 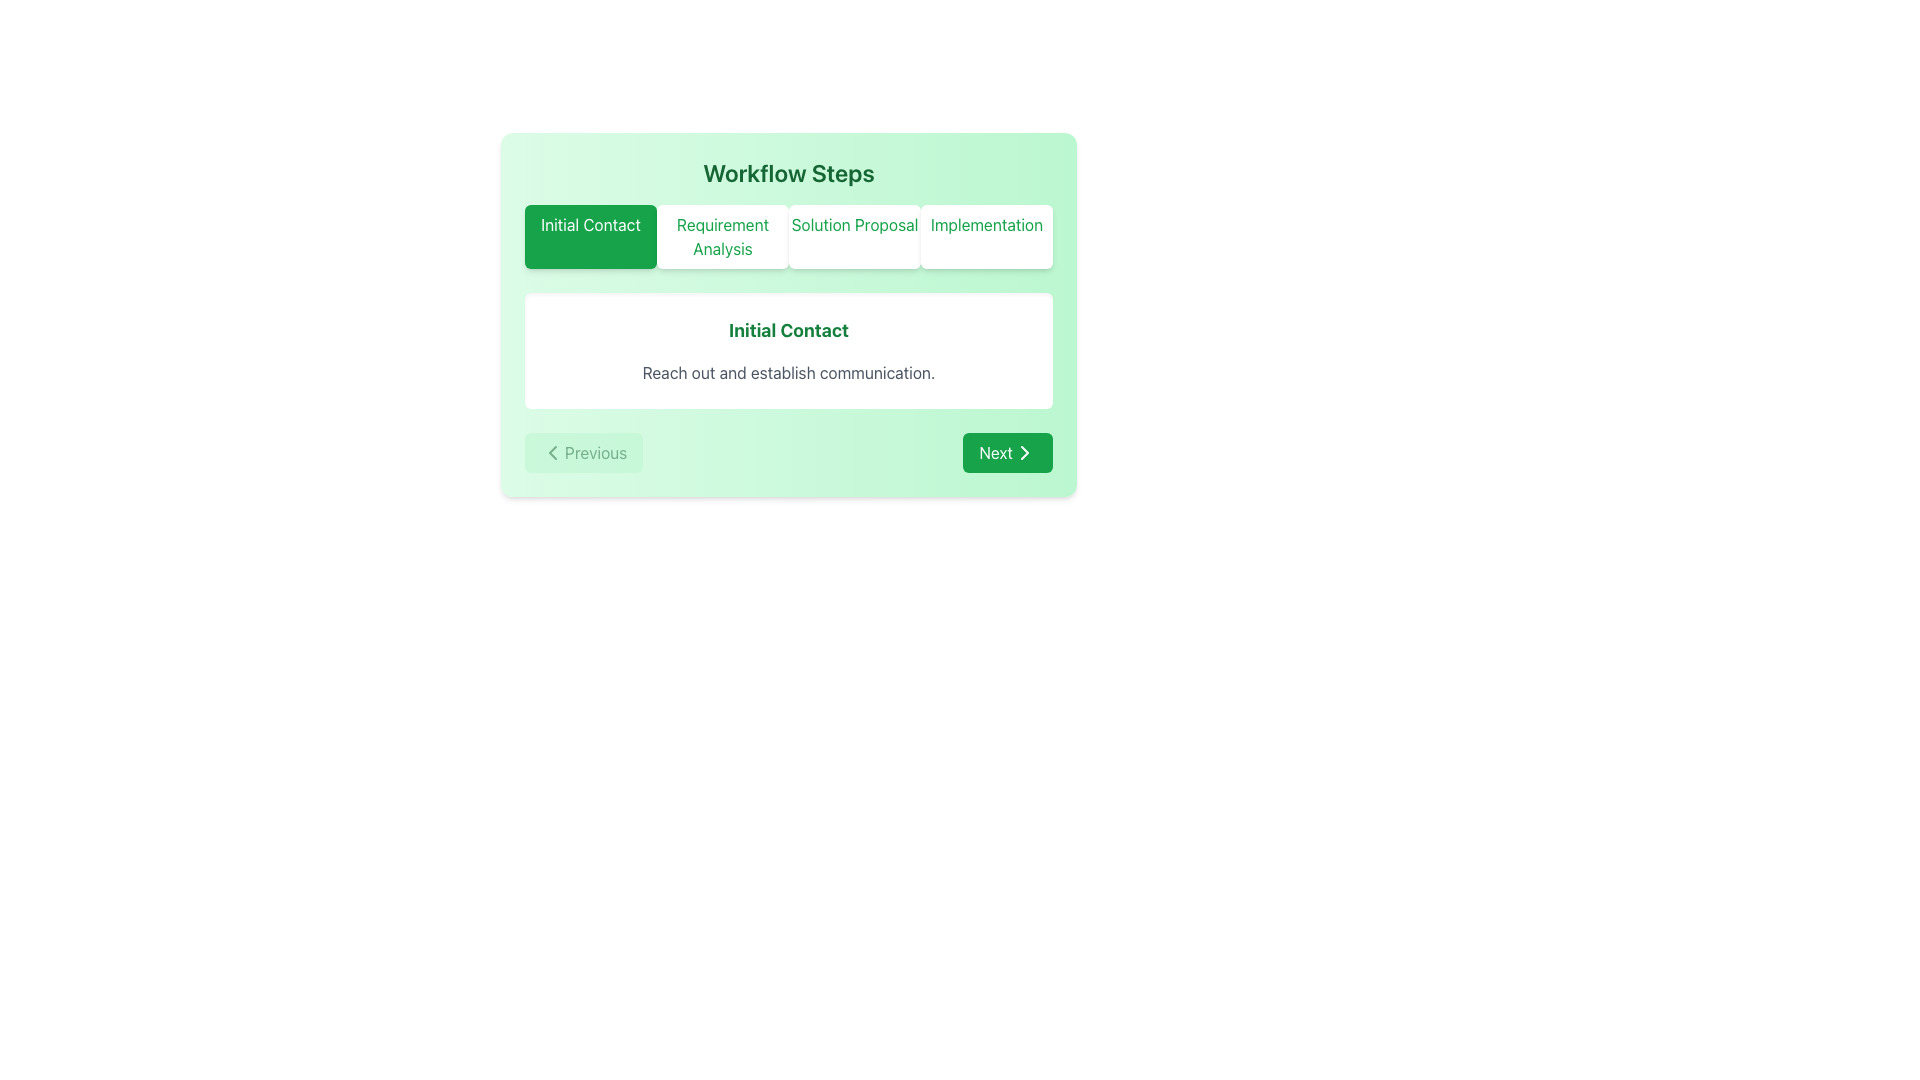 What do you see at coordinates (552, 452) in the screenshot?
I see `the 'Previous' button which contains a leftward-pointing arrow icon` at bounding box center [552, 452].